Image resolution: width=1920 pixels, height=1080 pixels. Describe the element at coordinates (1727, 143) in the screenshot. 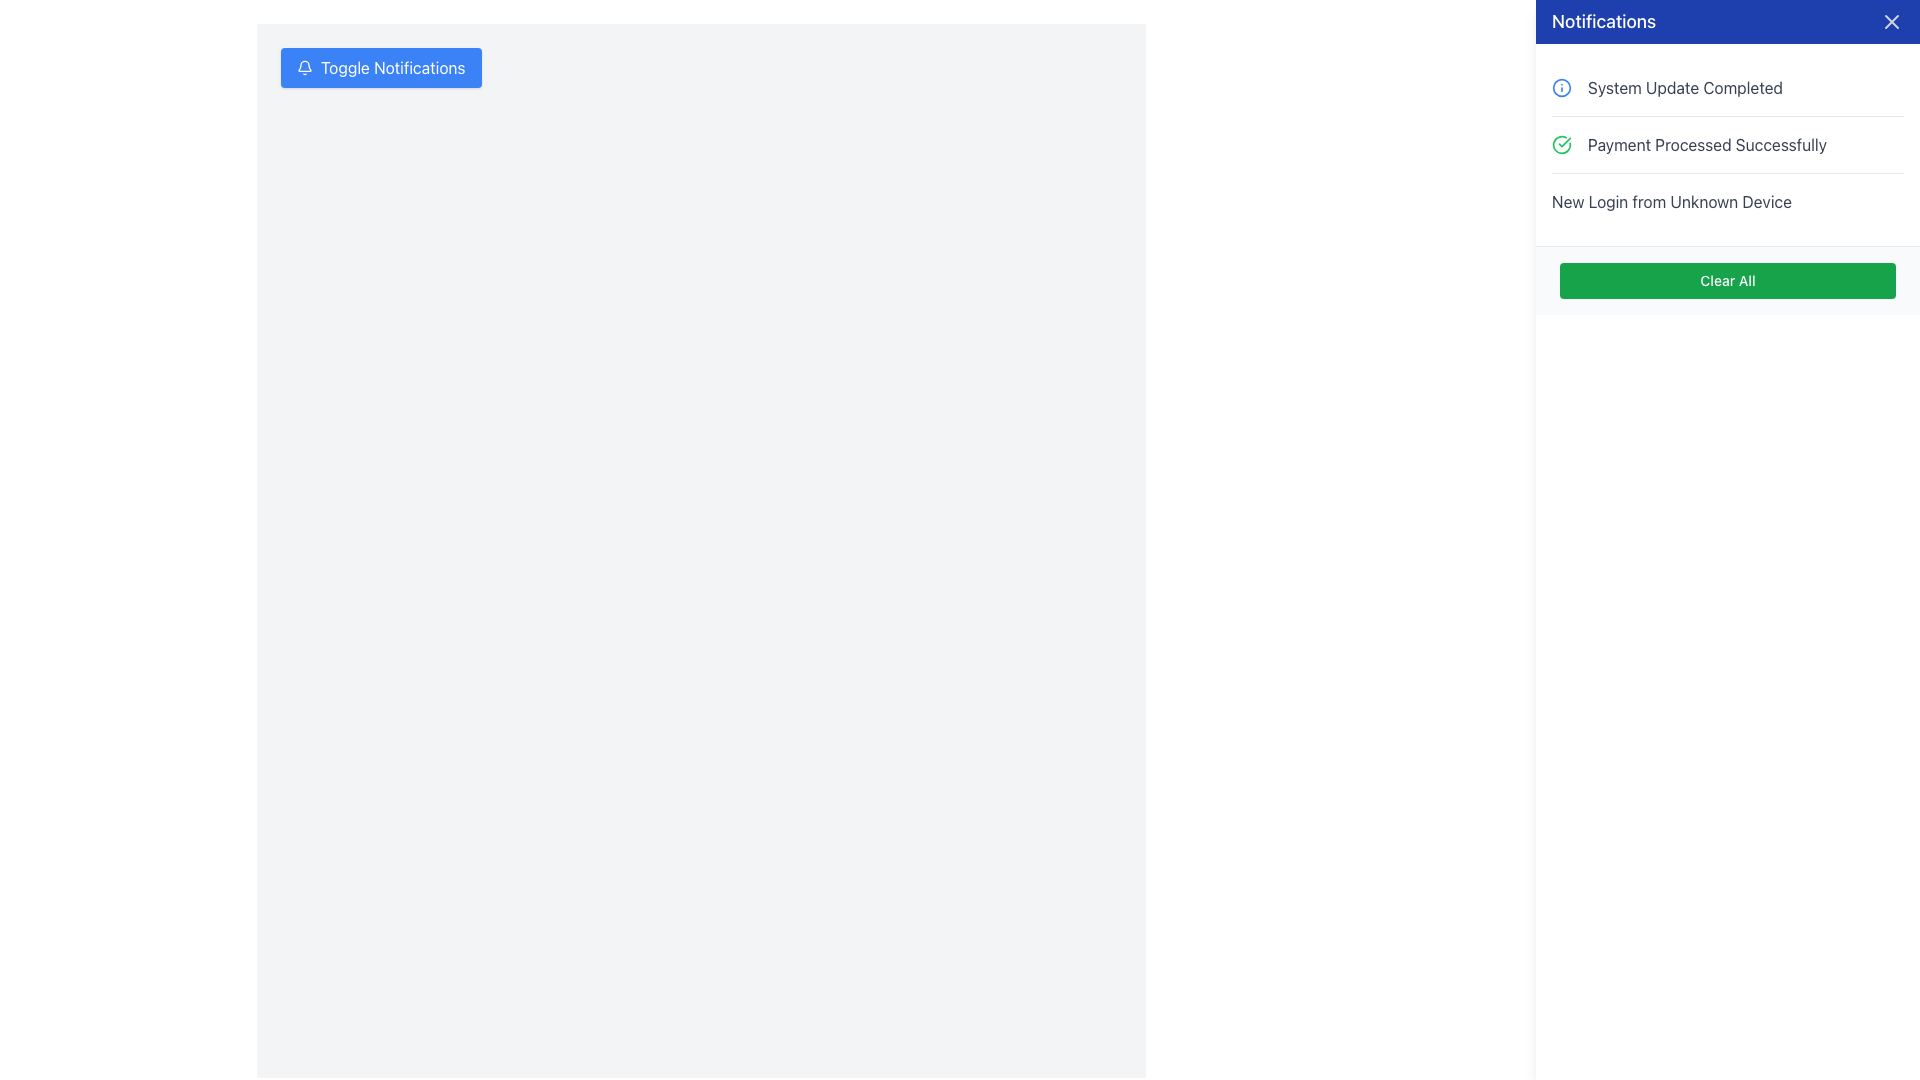

I see `notification item displaying 'Payment Processed Successfully' with a green checkmark icon, located as the second item in the notifications panel` at that location.